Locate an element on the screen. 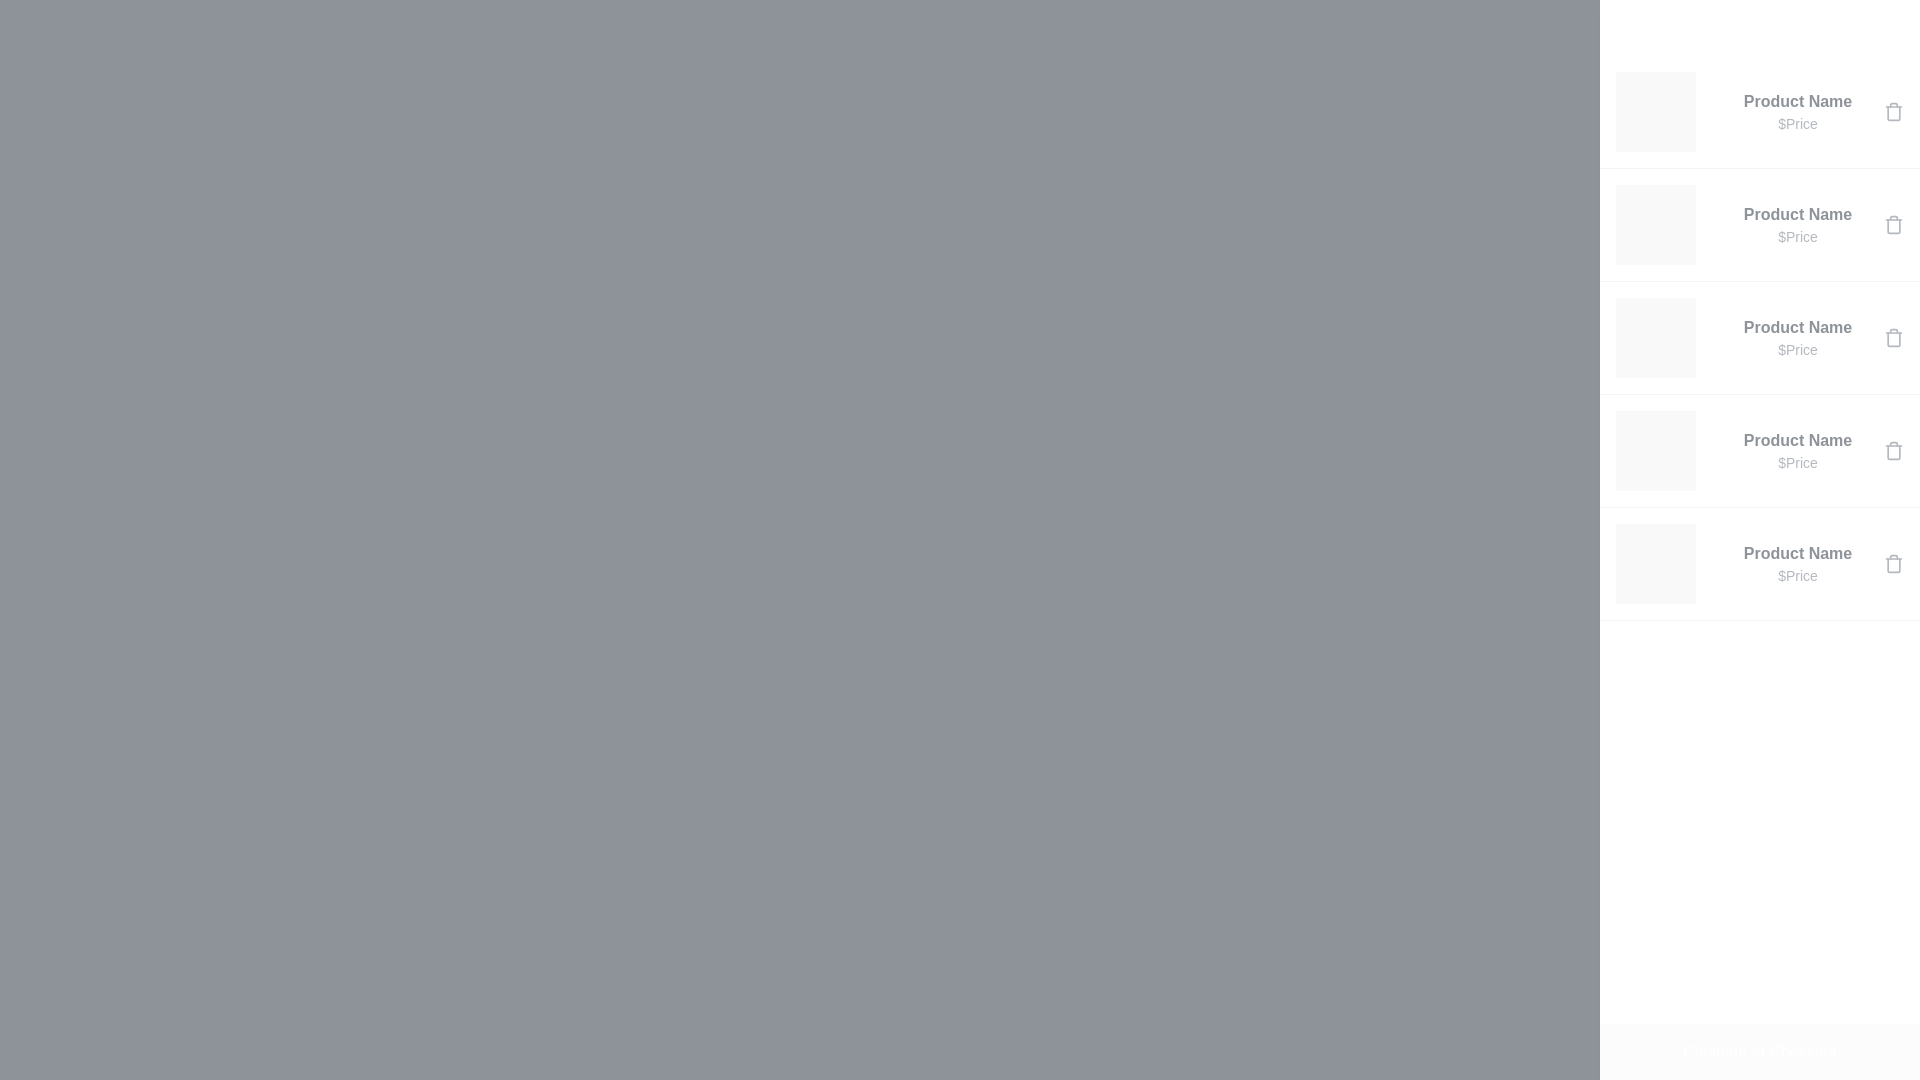  the static text element displaying '$Price', which is styled in gray and positioned below 'Product Name' is located at coordinates (1798, 575).